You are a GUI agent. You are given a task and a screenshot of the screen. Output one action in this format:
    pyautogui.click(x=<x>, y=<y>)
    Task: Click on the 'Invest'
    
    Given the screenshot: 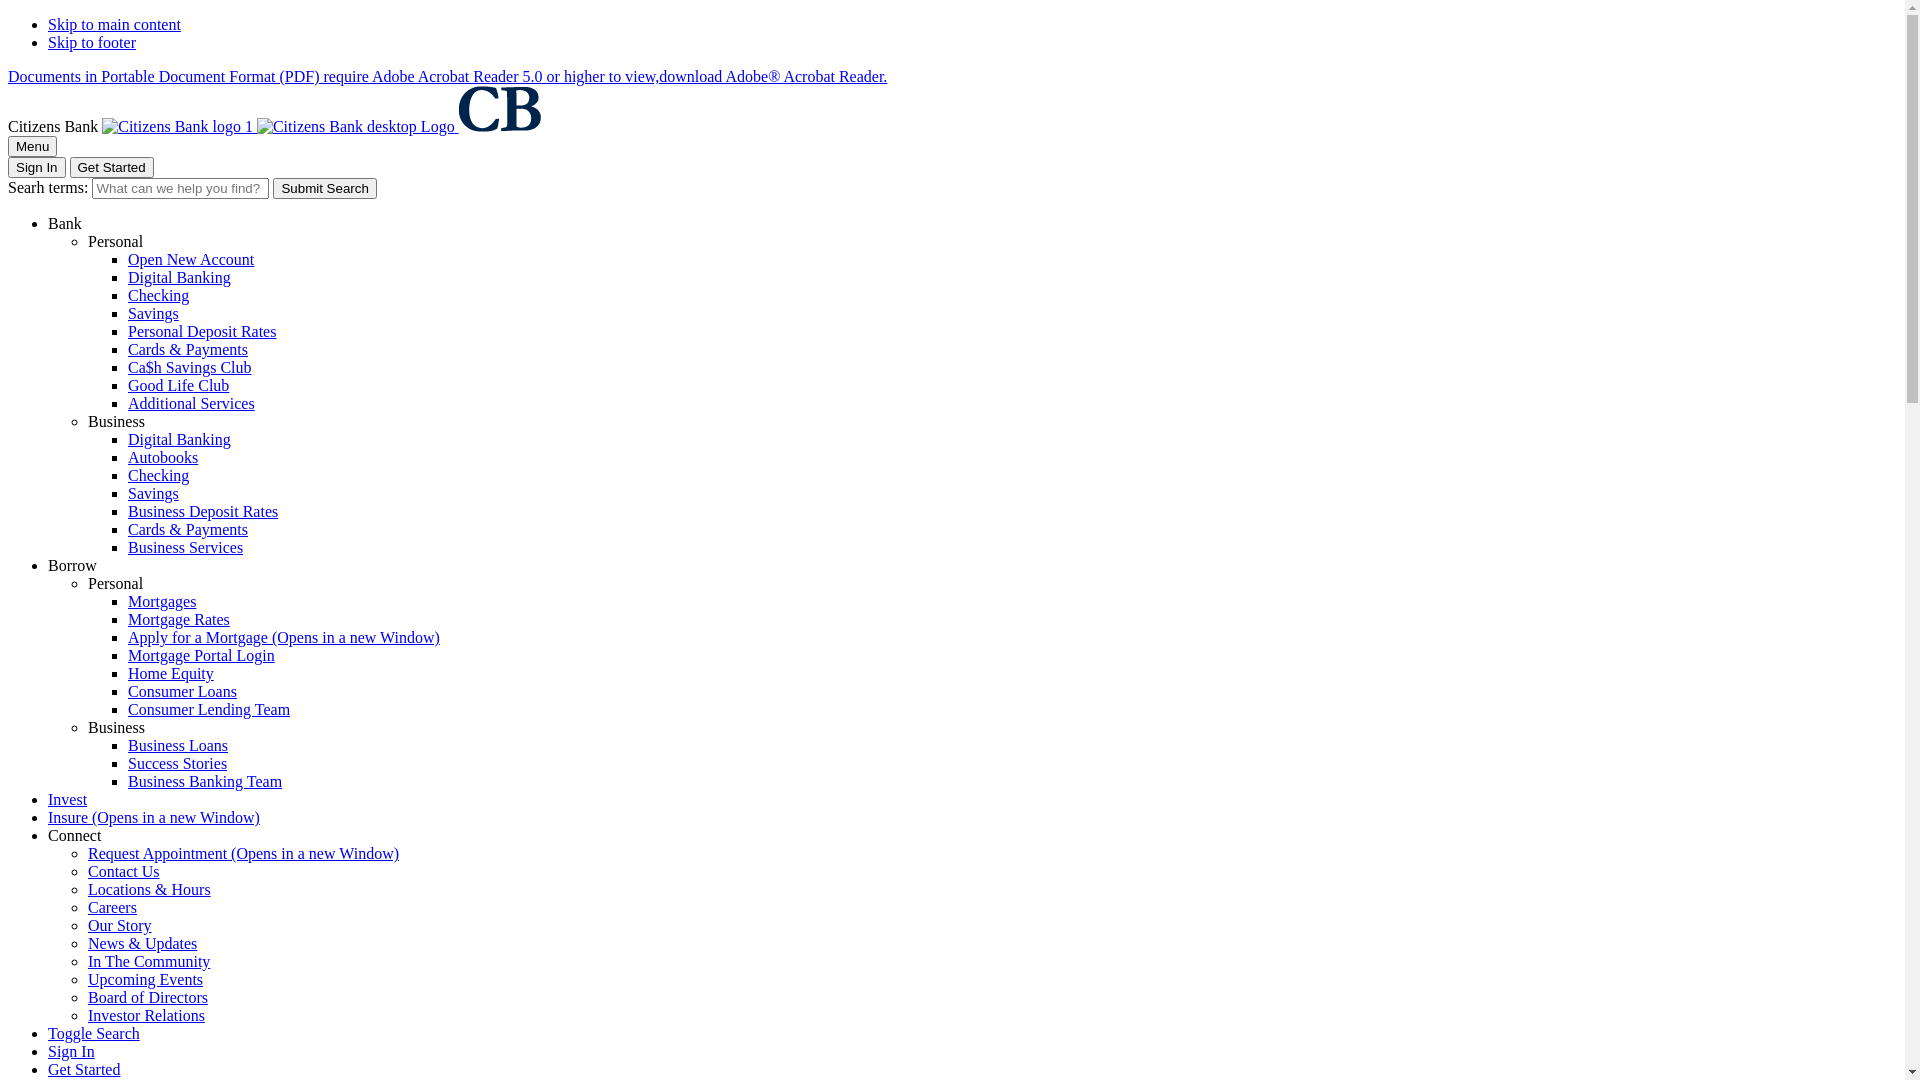 What is the action you would take?
    pyautogui.click(x=67, y=798)
    